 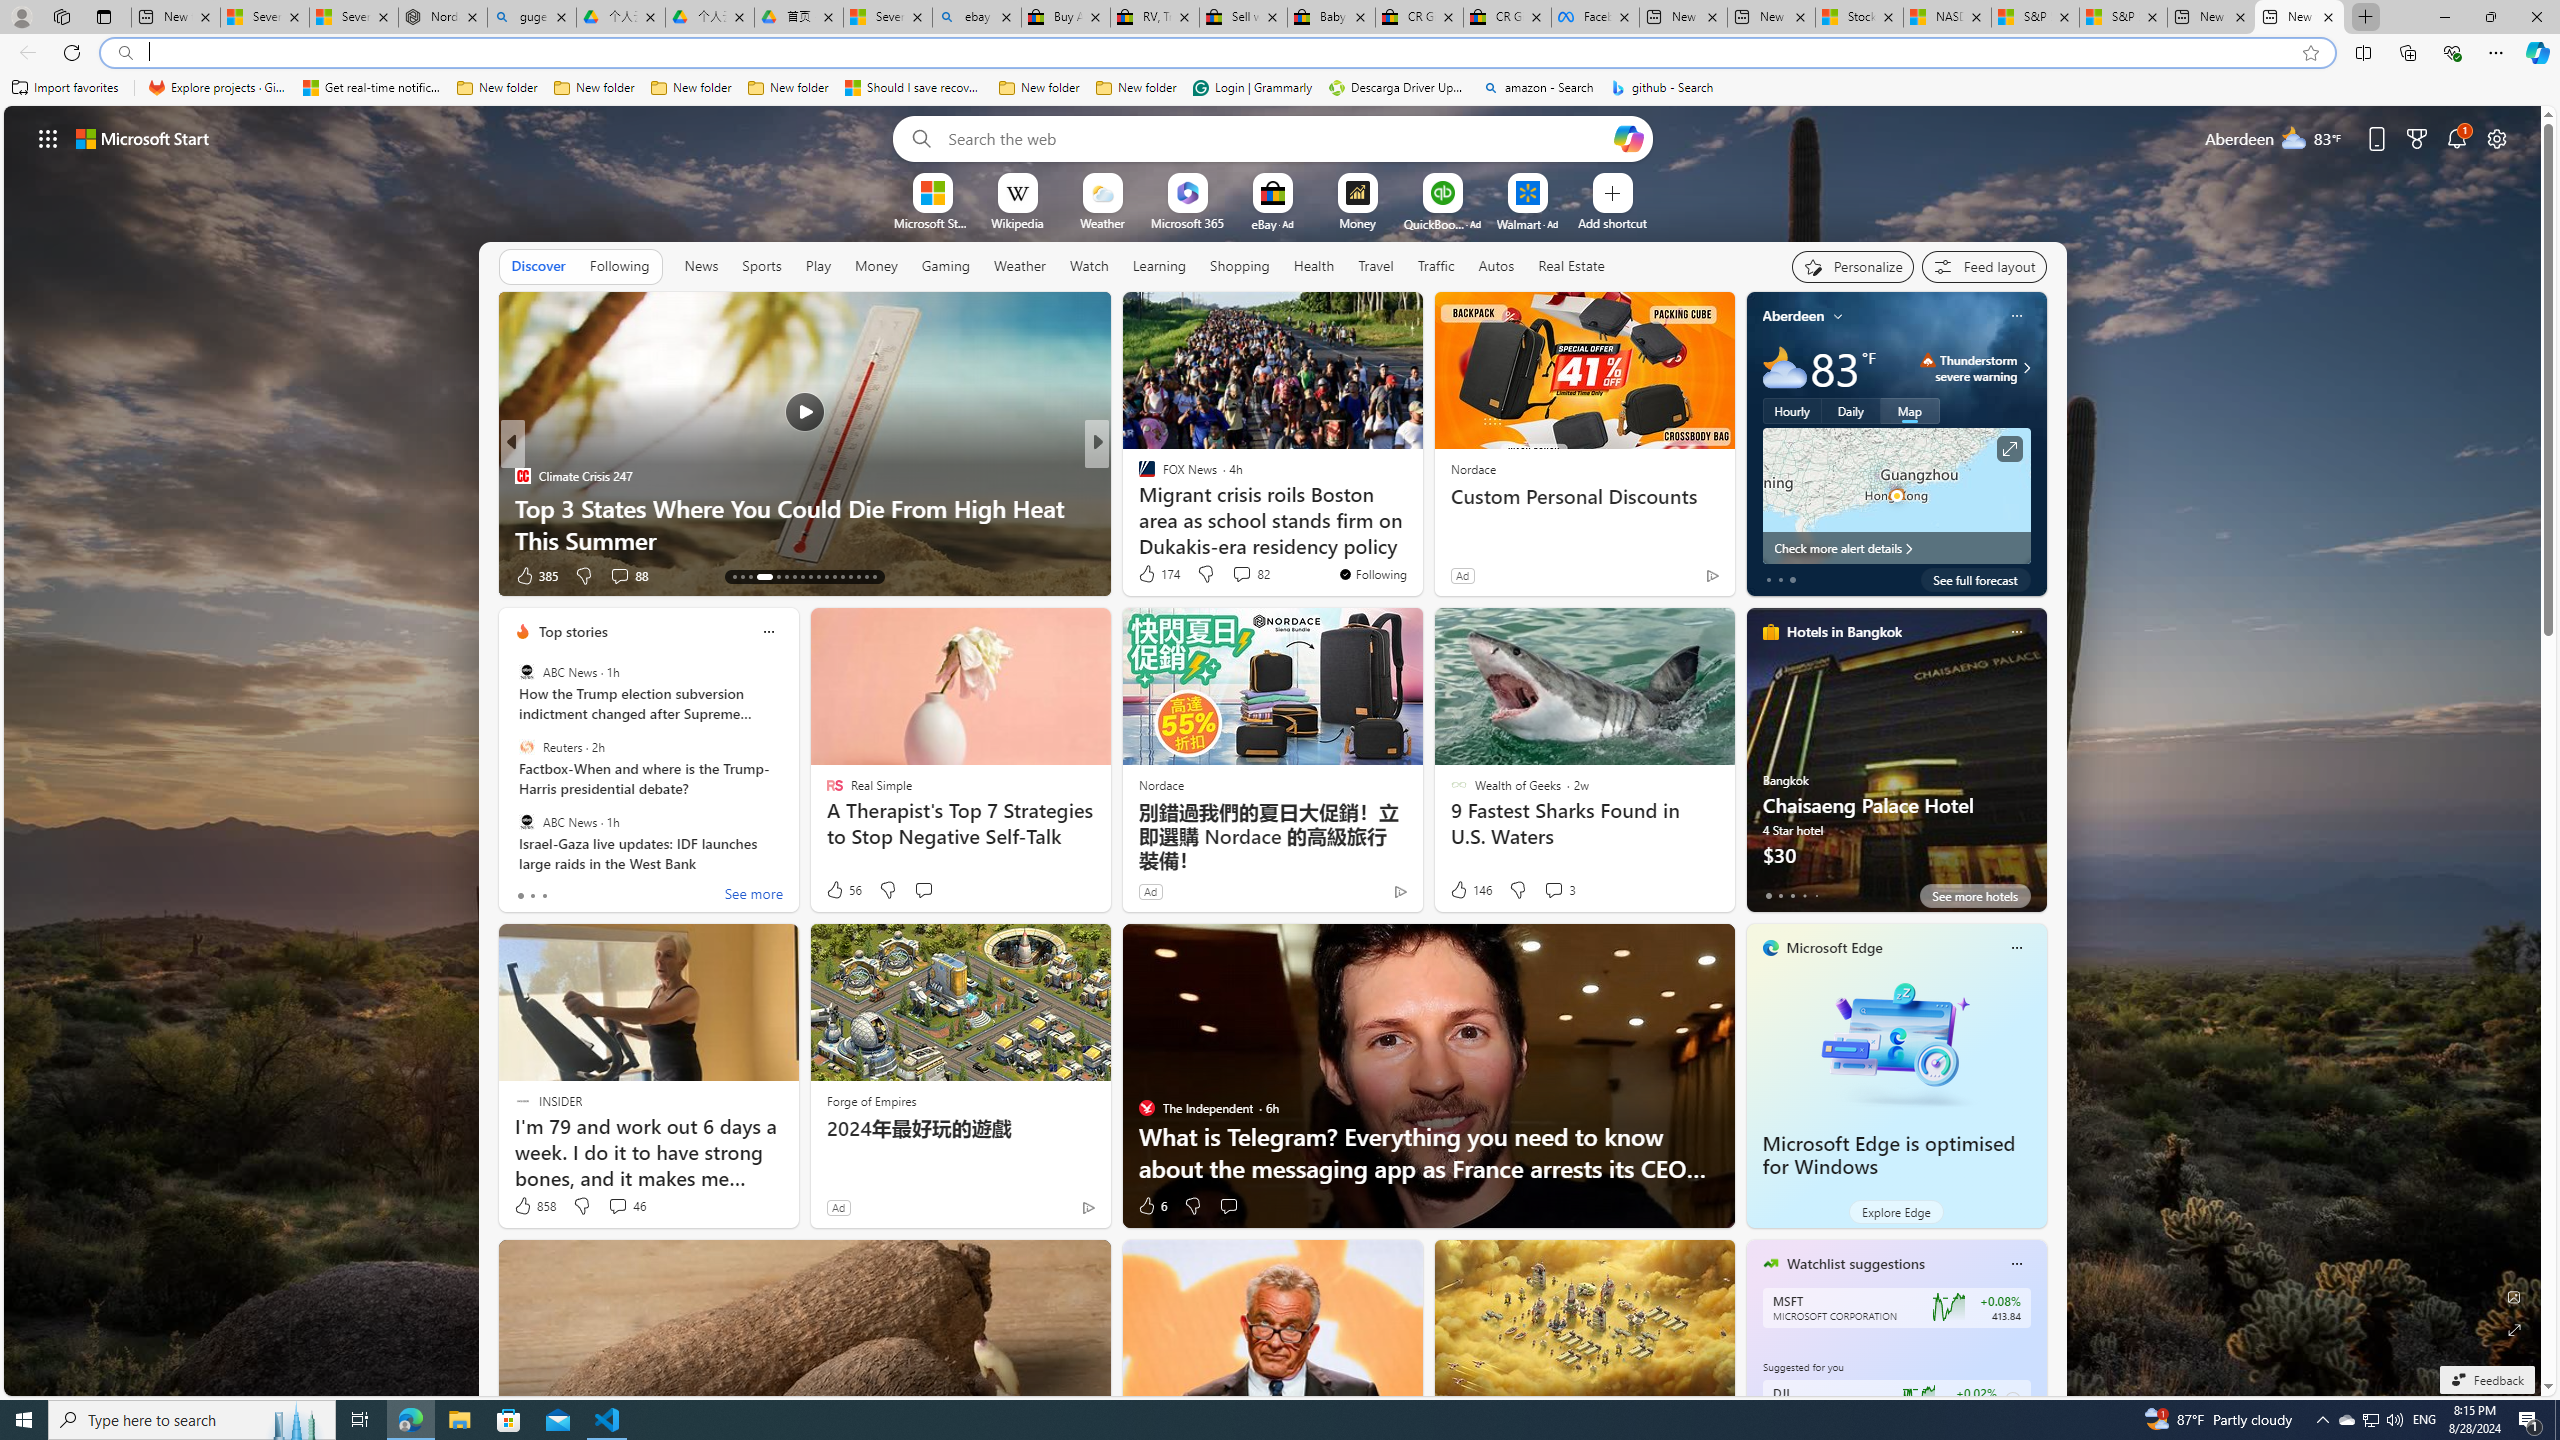 What do you see at coordinates (624, 1206) in the screenshot?
I see `'View comments 46 Comment'` at bounding box center [624, 1206].